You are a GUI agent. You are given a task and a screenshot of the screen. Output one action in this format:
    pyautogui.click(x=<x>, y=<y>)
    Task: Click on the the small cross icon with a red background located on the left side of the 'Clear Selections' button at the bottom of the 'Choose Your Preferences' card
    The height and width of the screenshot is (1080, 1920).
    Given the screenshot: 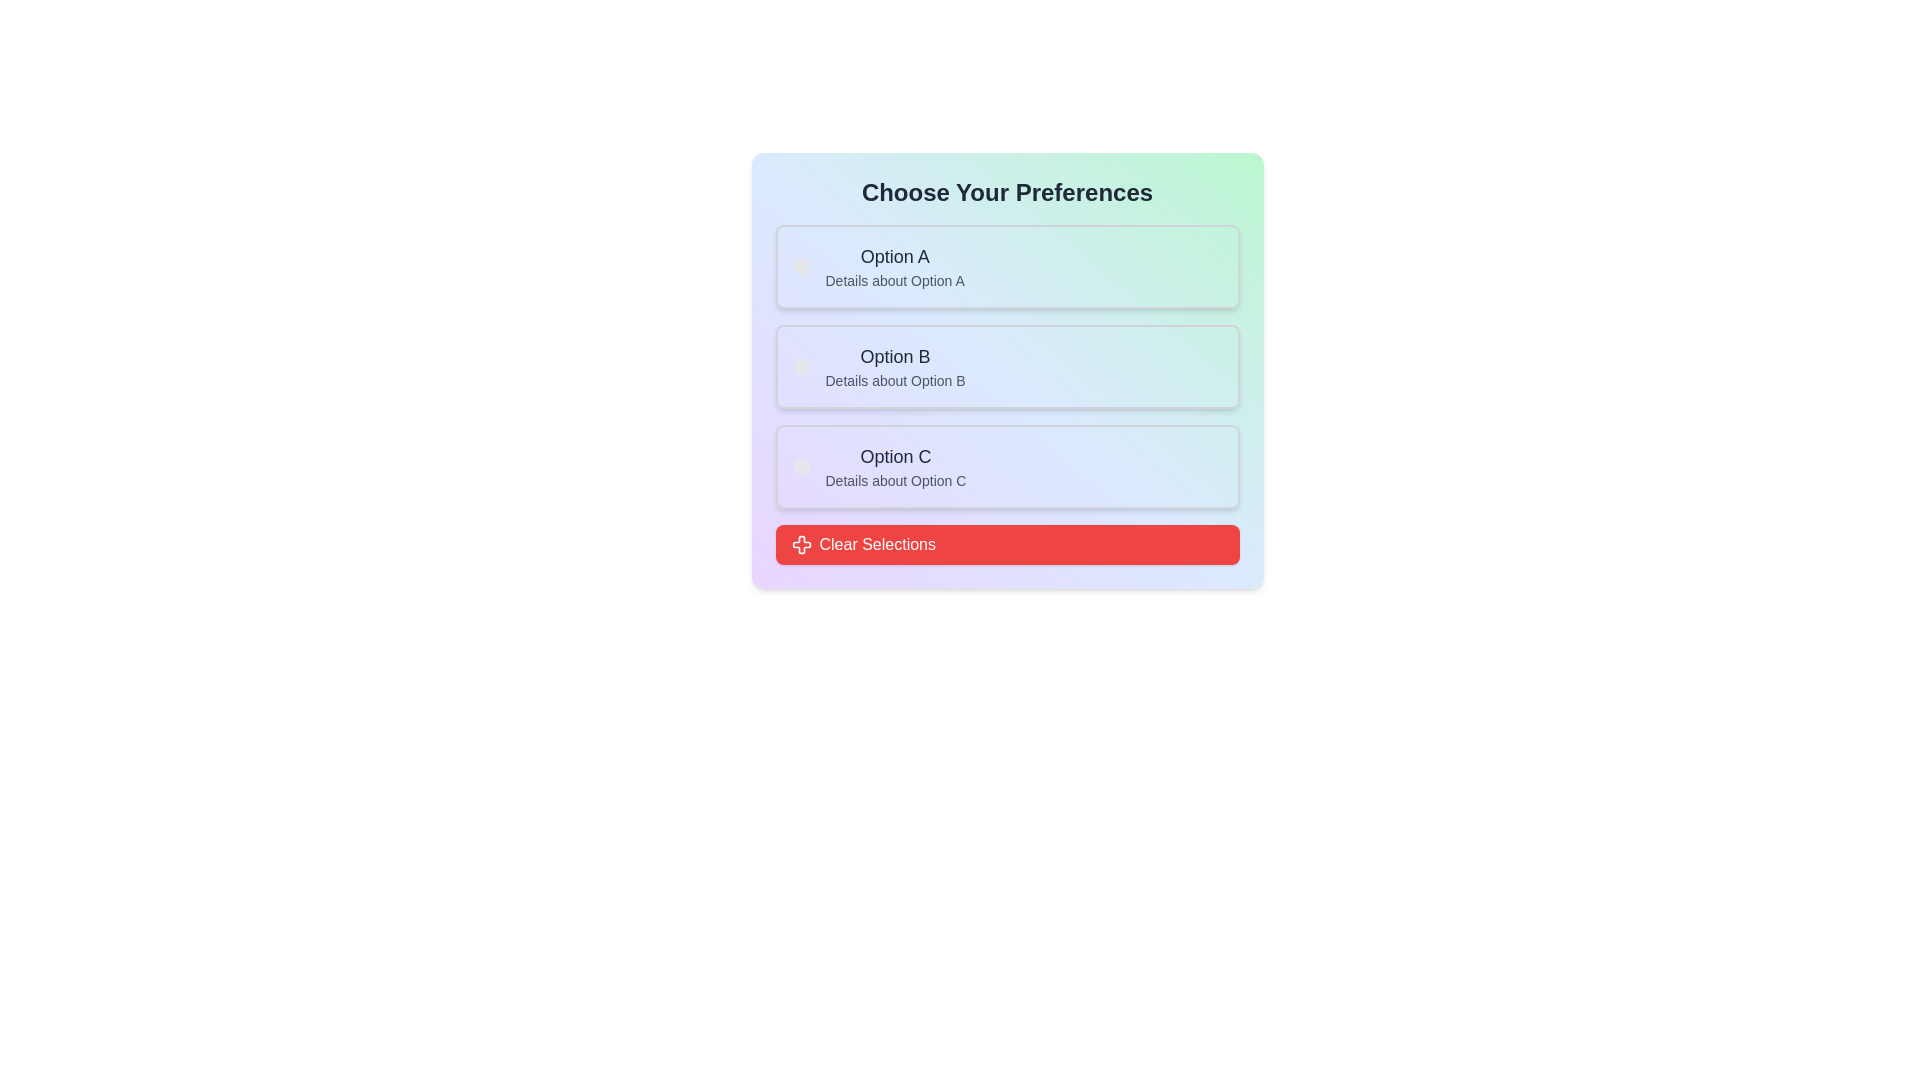 What is the action you would take?
    pyautogui.click(x=801, y=544)
    